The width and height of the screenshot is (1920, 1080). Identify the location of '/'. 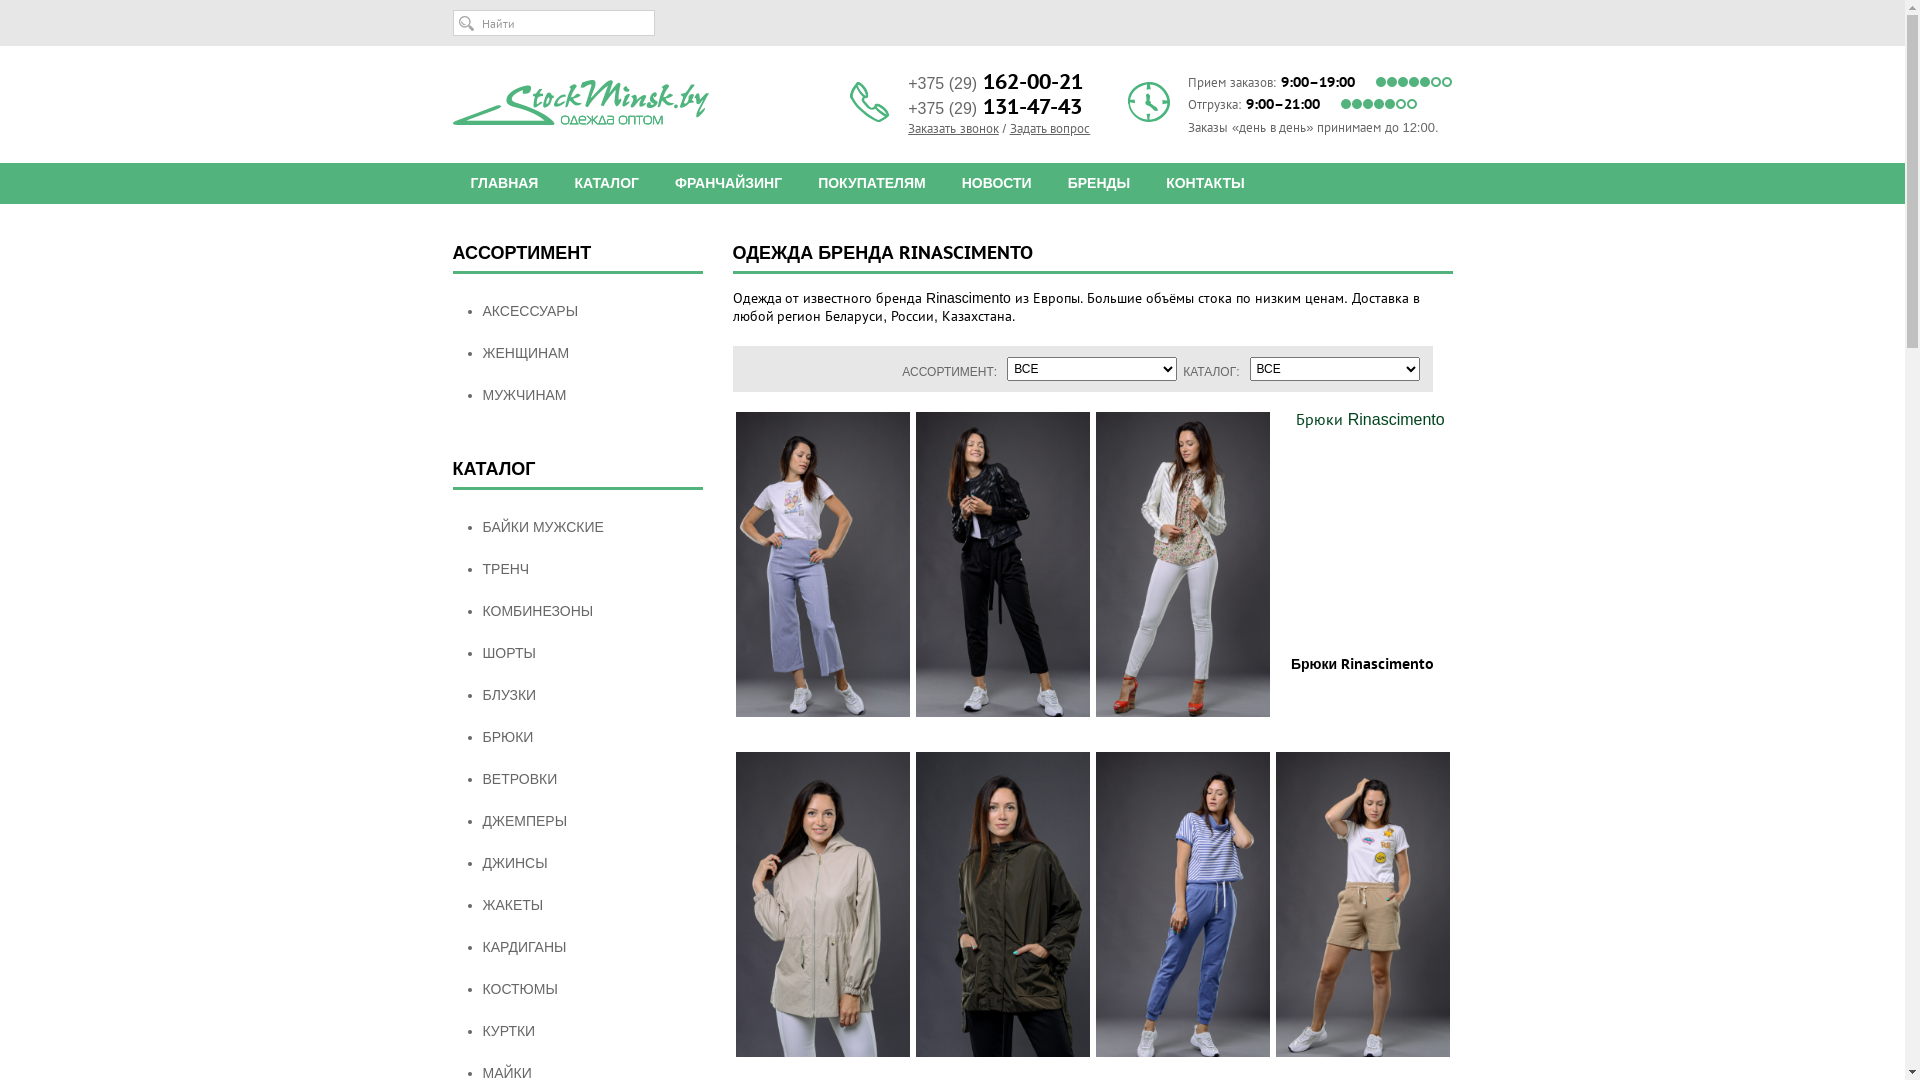
(1004, 128).